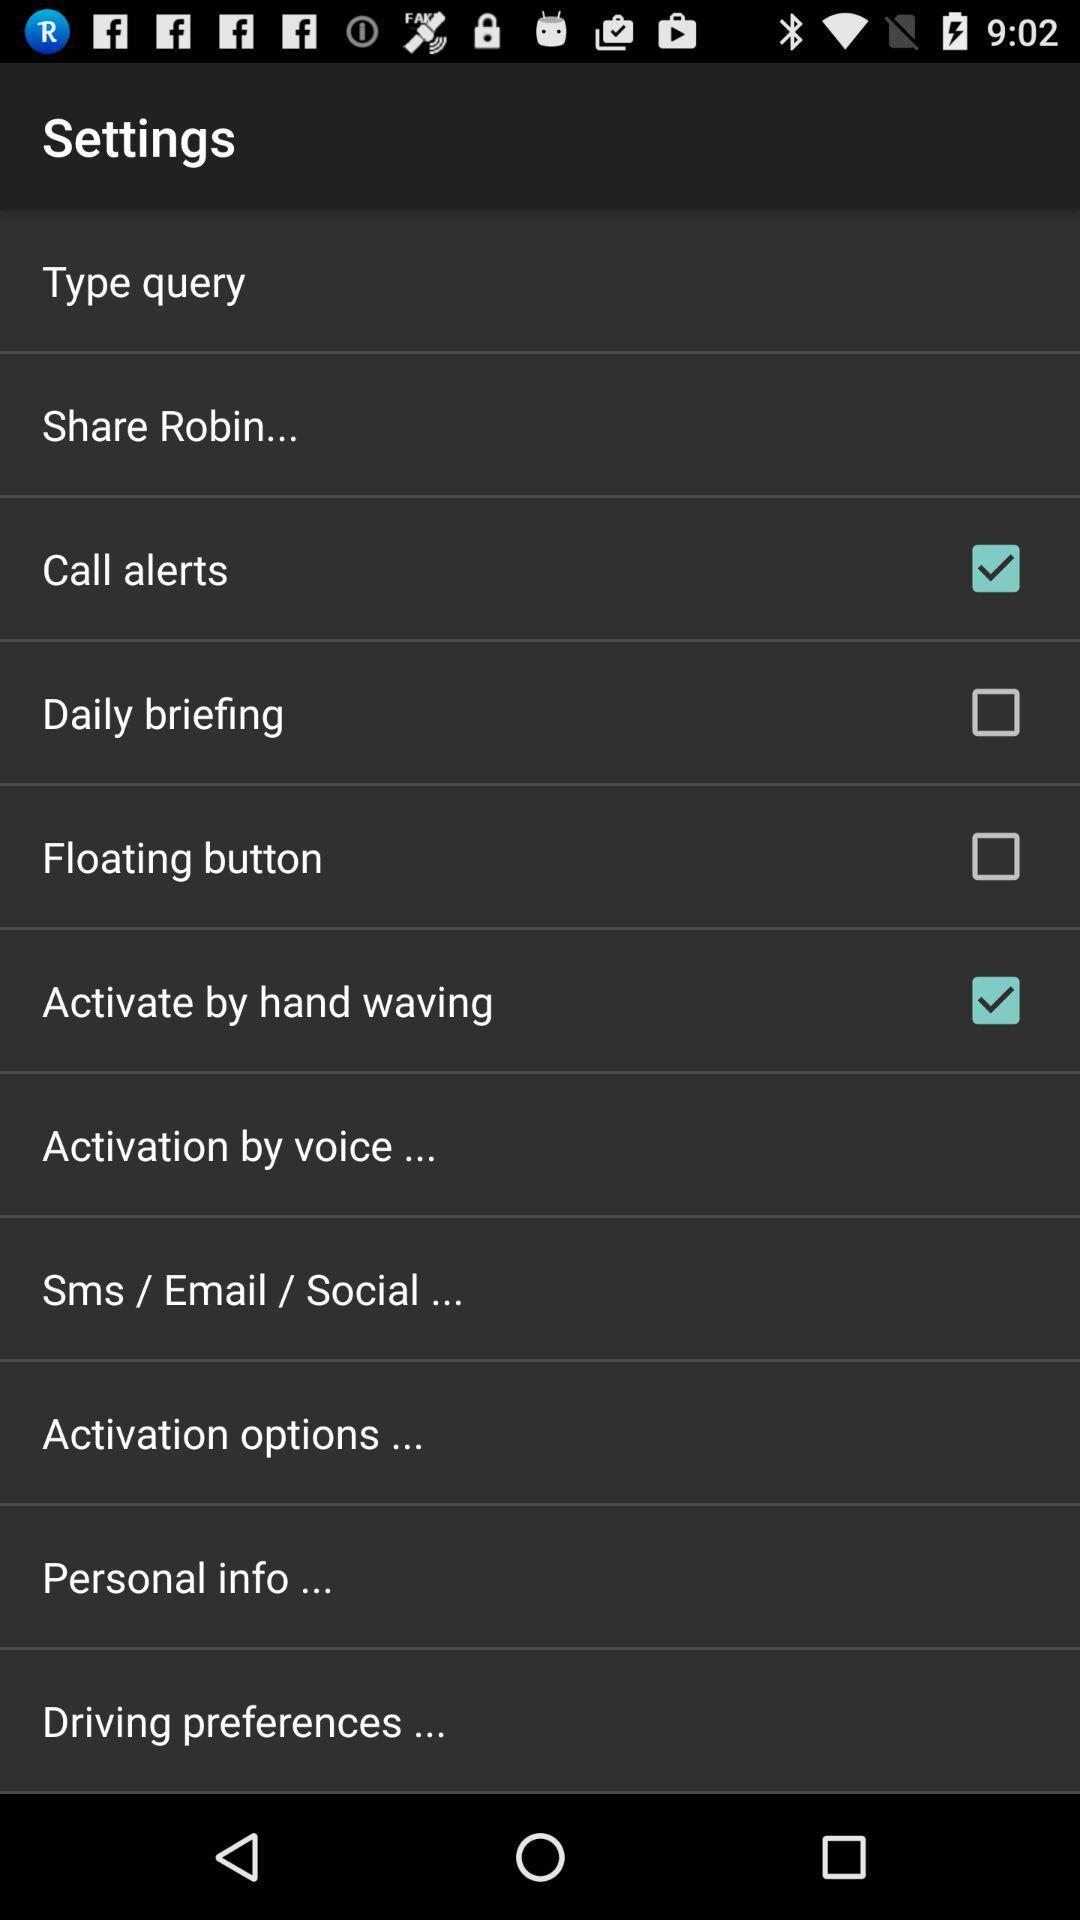  I want to click on the app below the activation by voice ... item, so click(252, 1288).